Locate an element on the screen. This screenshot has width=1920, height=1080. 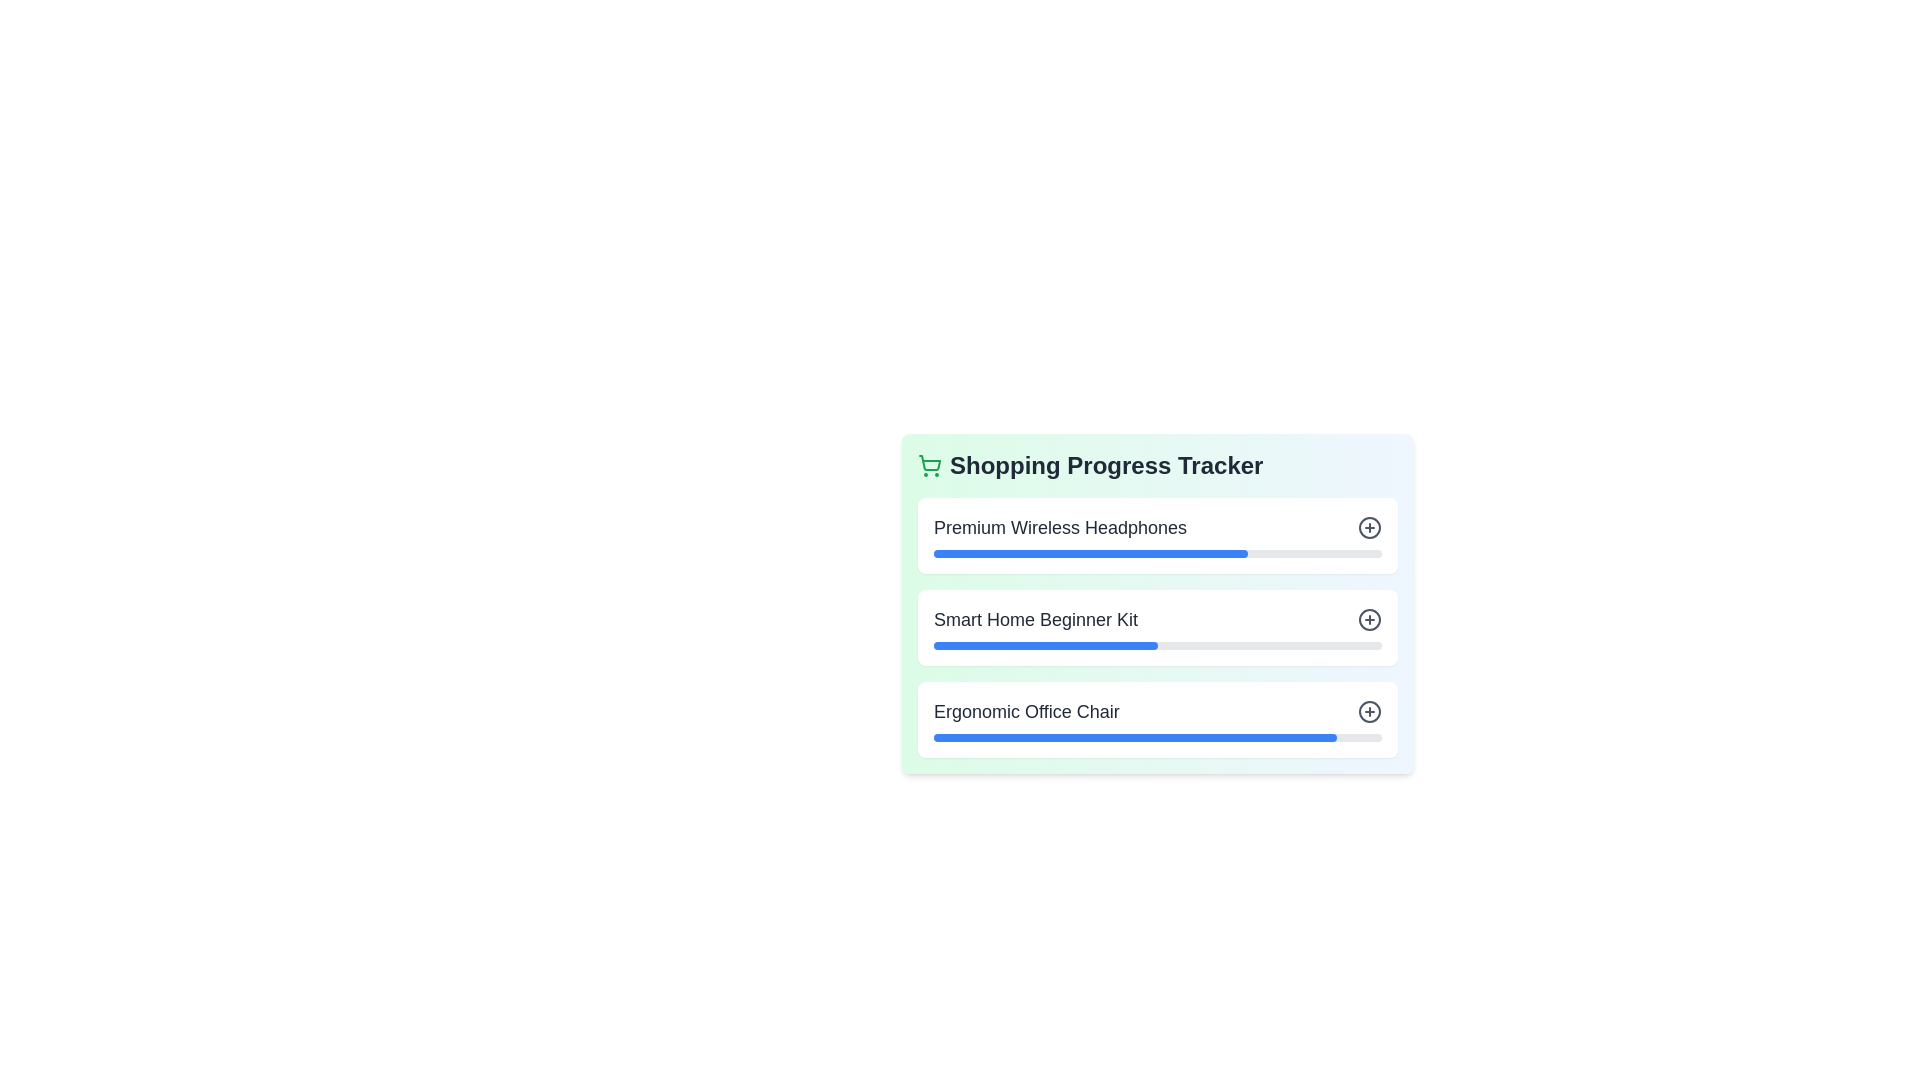
title 'Smart Home Beginner Kit' which is a prominent text element in the progress tracker interface, located below 'Premium Wireless Headphones' and above 'Ergonomic Office Chair' is located at coordinates (1036, 619).